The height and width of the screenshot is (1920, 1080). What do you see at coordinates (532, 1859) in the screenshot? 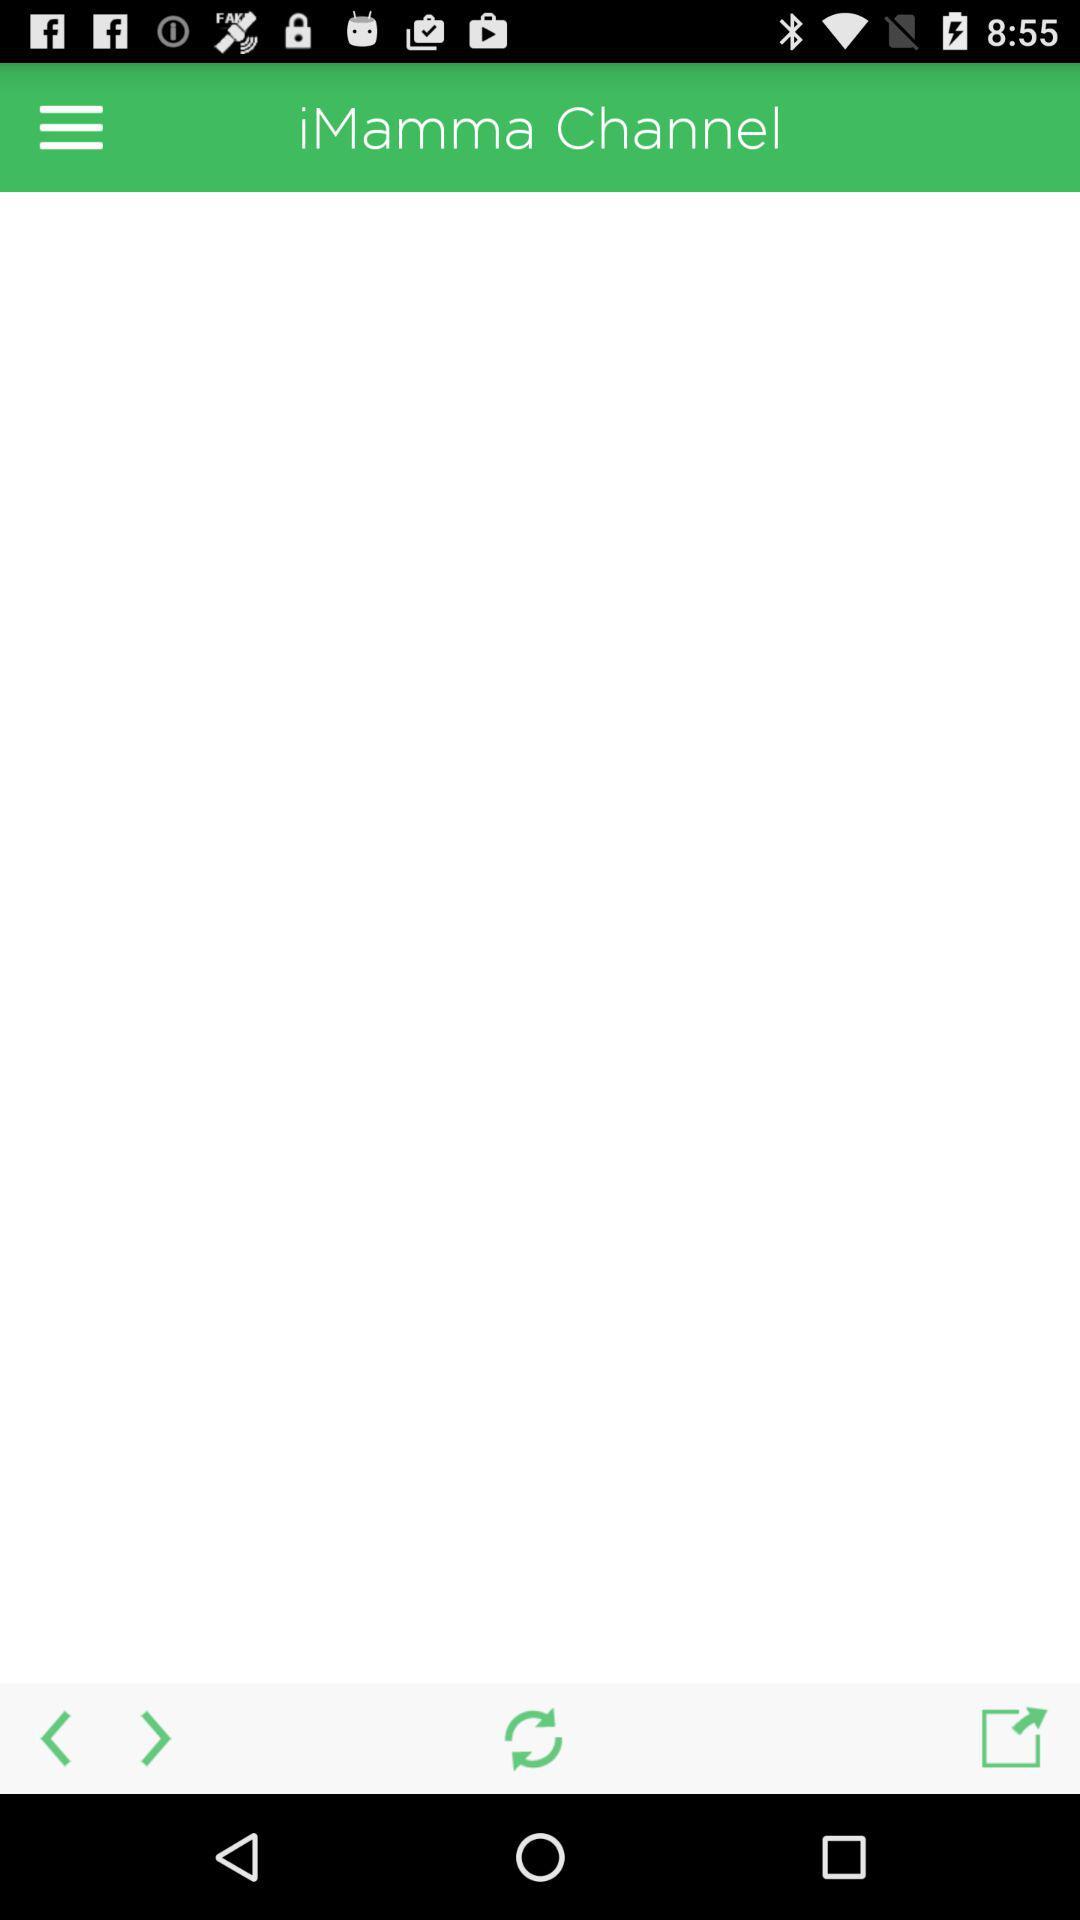
I see `the refresh icon` at bounding box center [532, 1859].